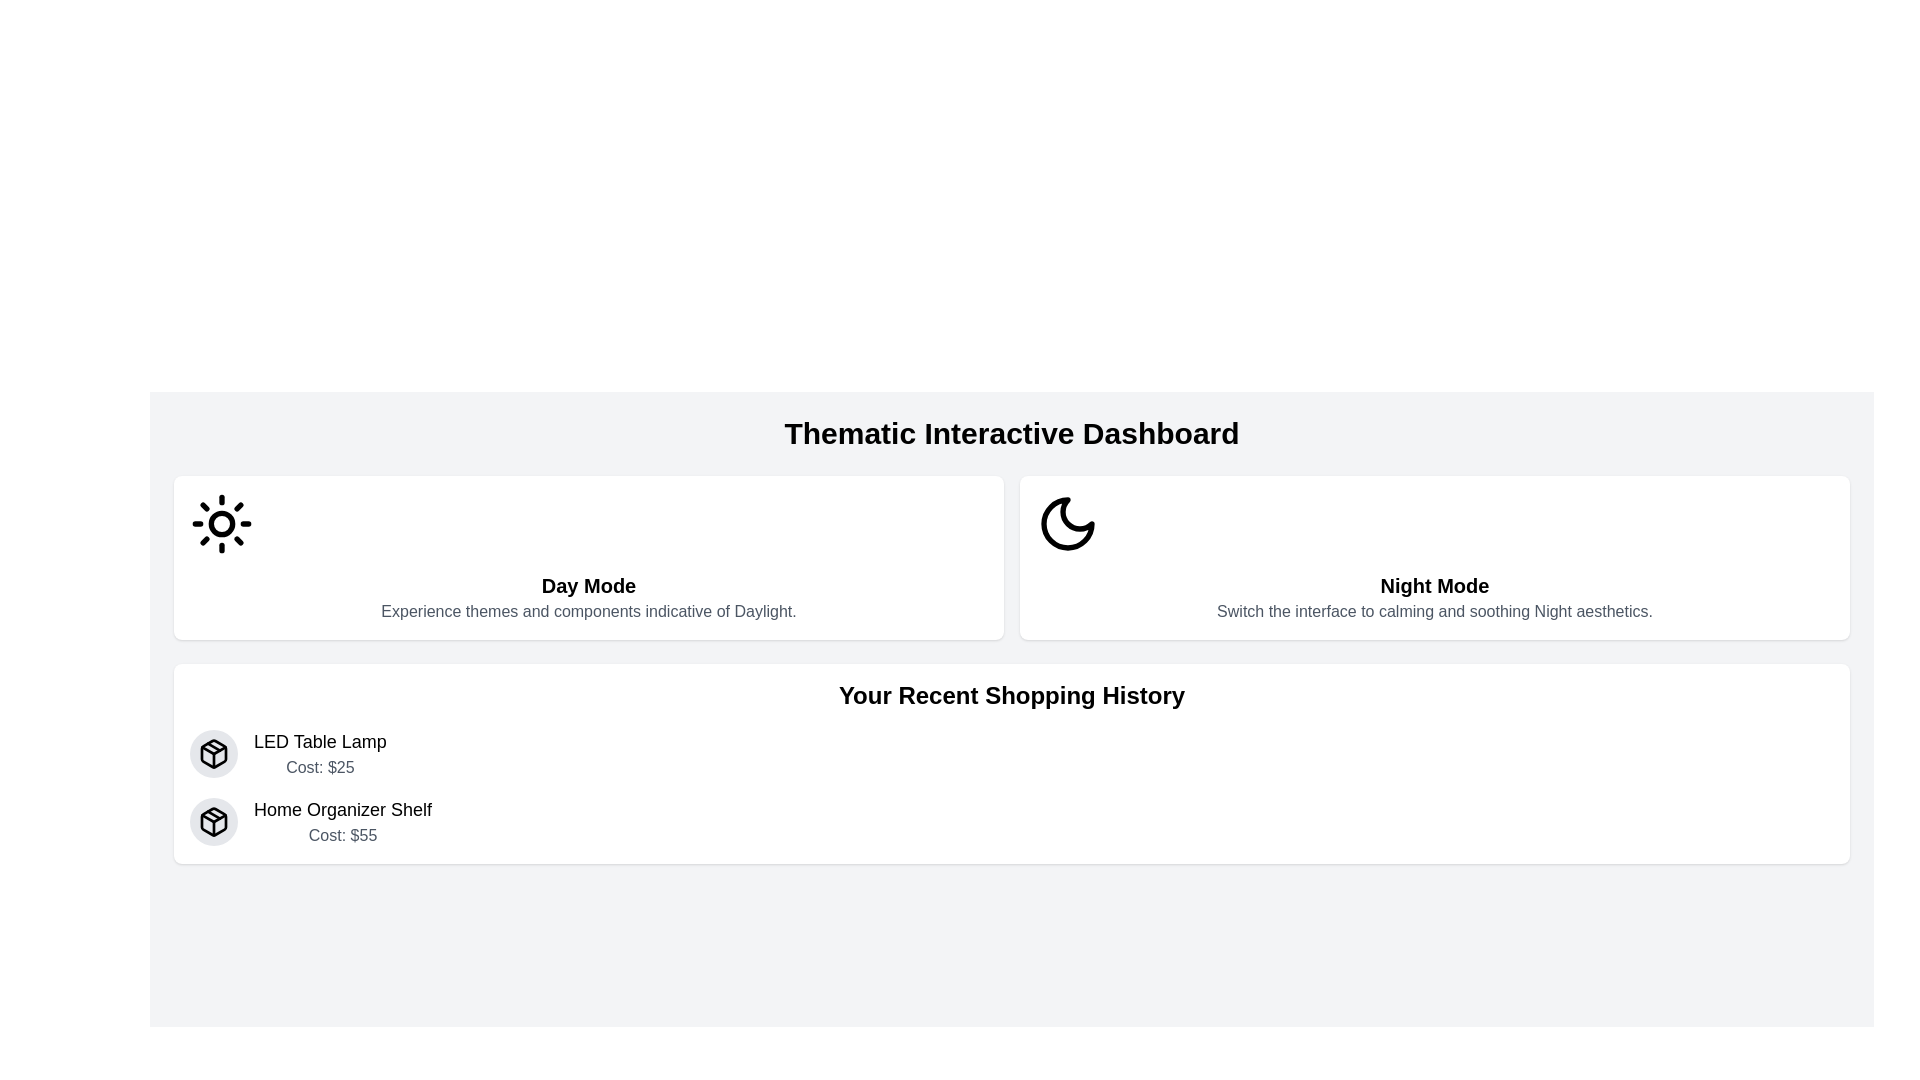 The width and height of the screenshot is (1920, 1080). What do you see at coordinates (588, 611) in the screenshot?
I see `the text label that states 'Experience themes and components indicative of Daylight.' located below the 'Day Mode' heading in the left column of the interface` at bounding box center [588, 611].